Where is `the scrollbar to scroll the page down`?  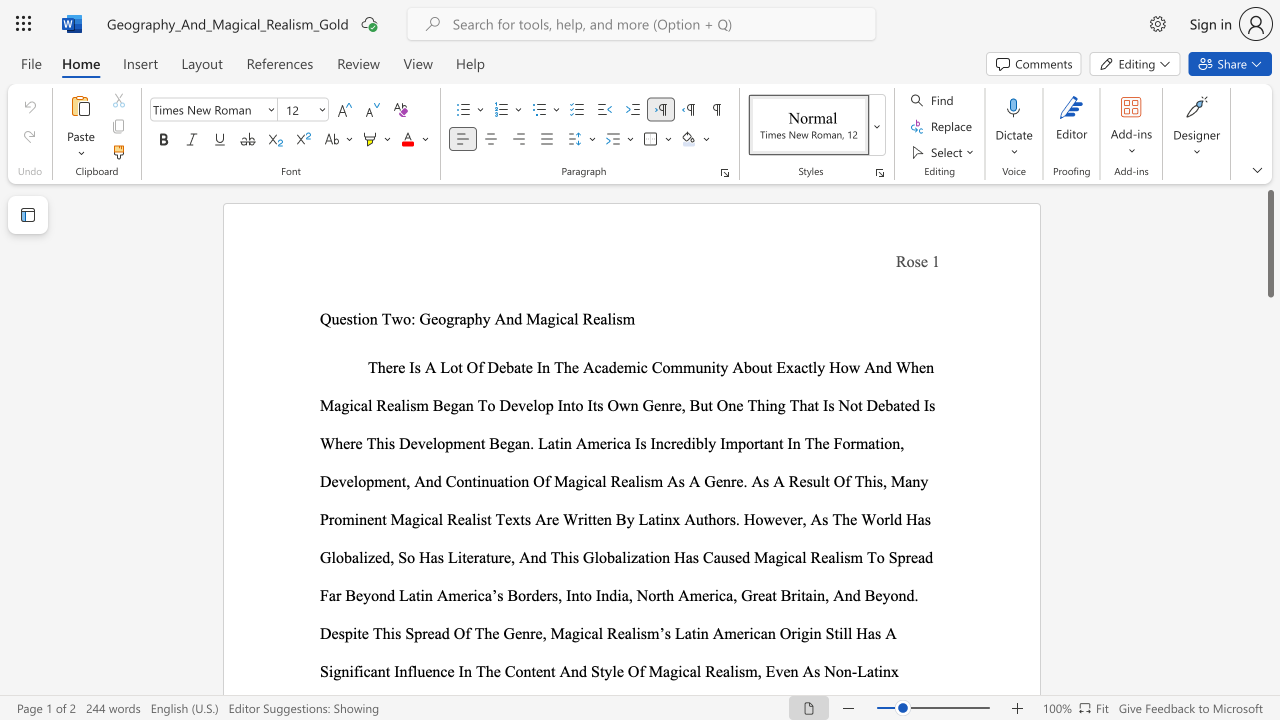 the scrollbar to scroll the page down is located at coordinates (1269, 660).